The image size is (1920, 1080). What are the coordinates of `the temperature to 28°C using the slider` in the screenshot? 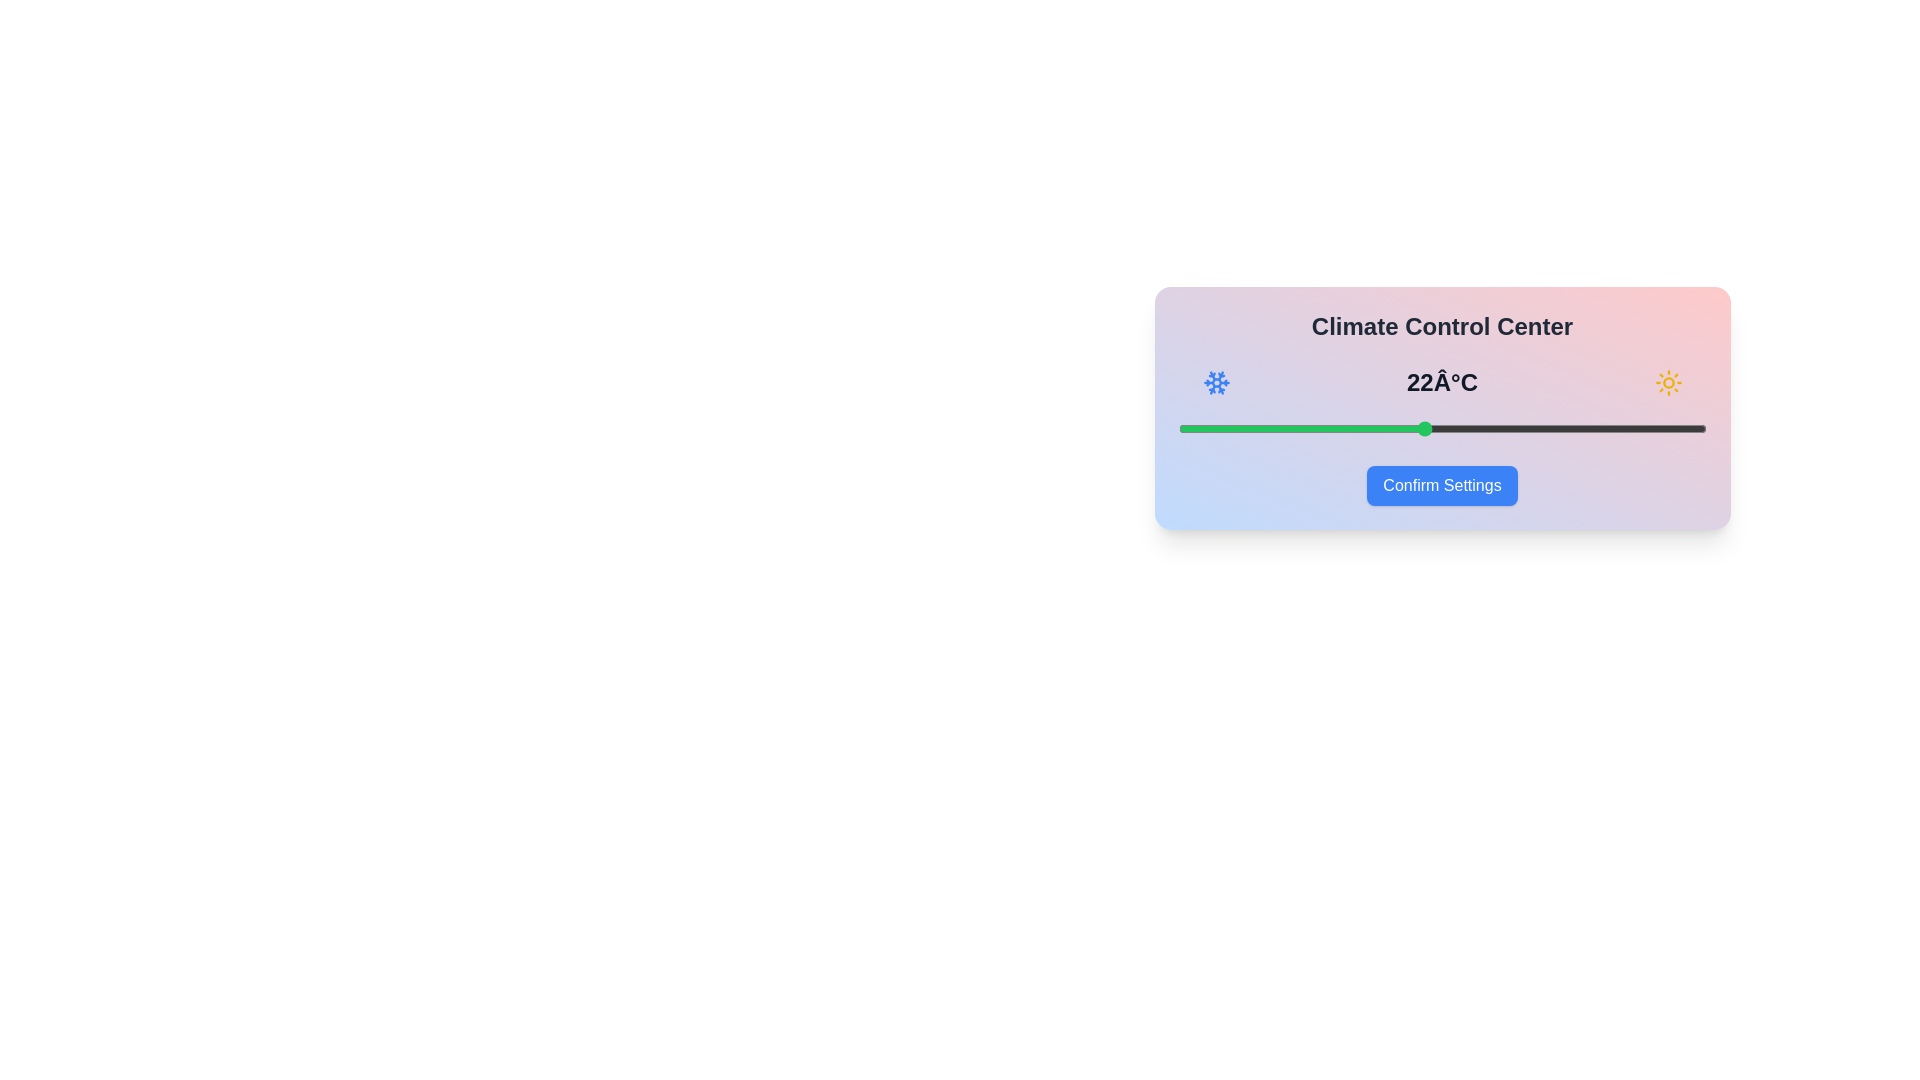 It's located at (1636, 427).